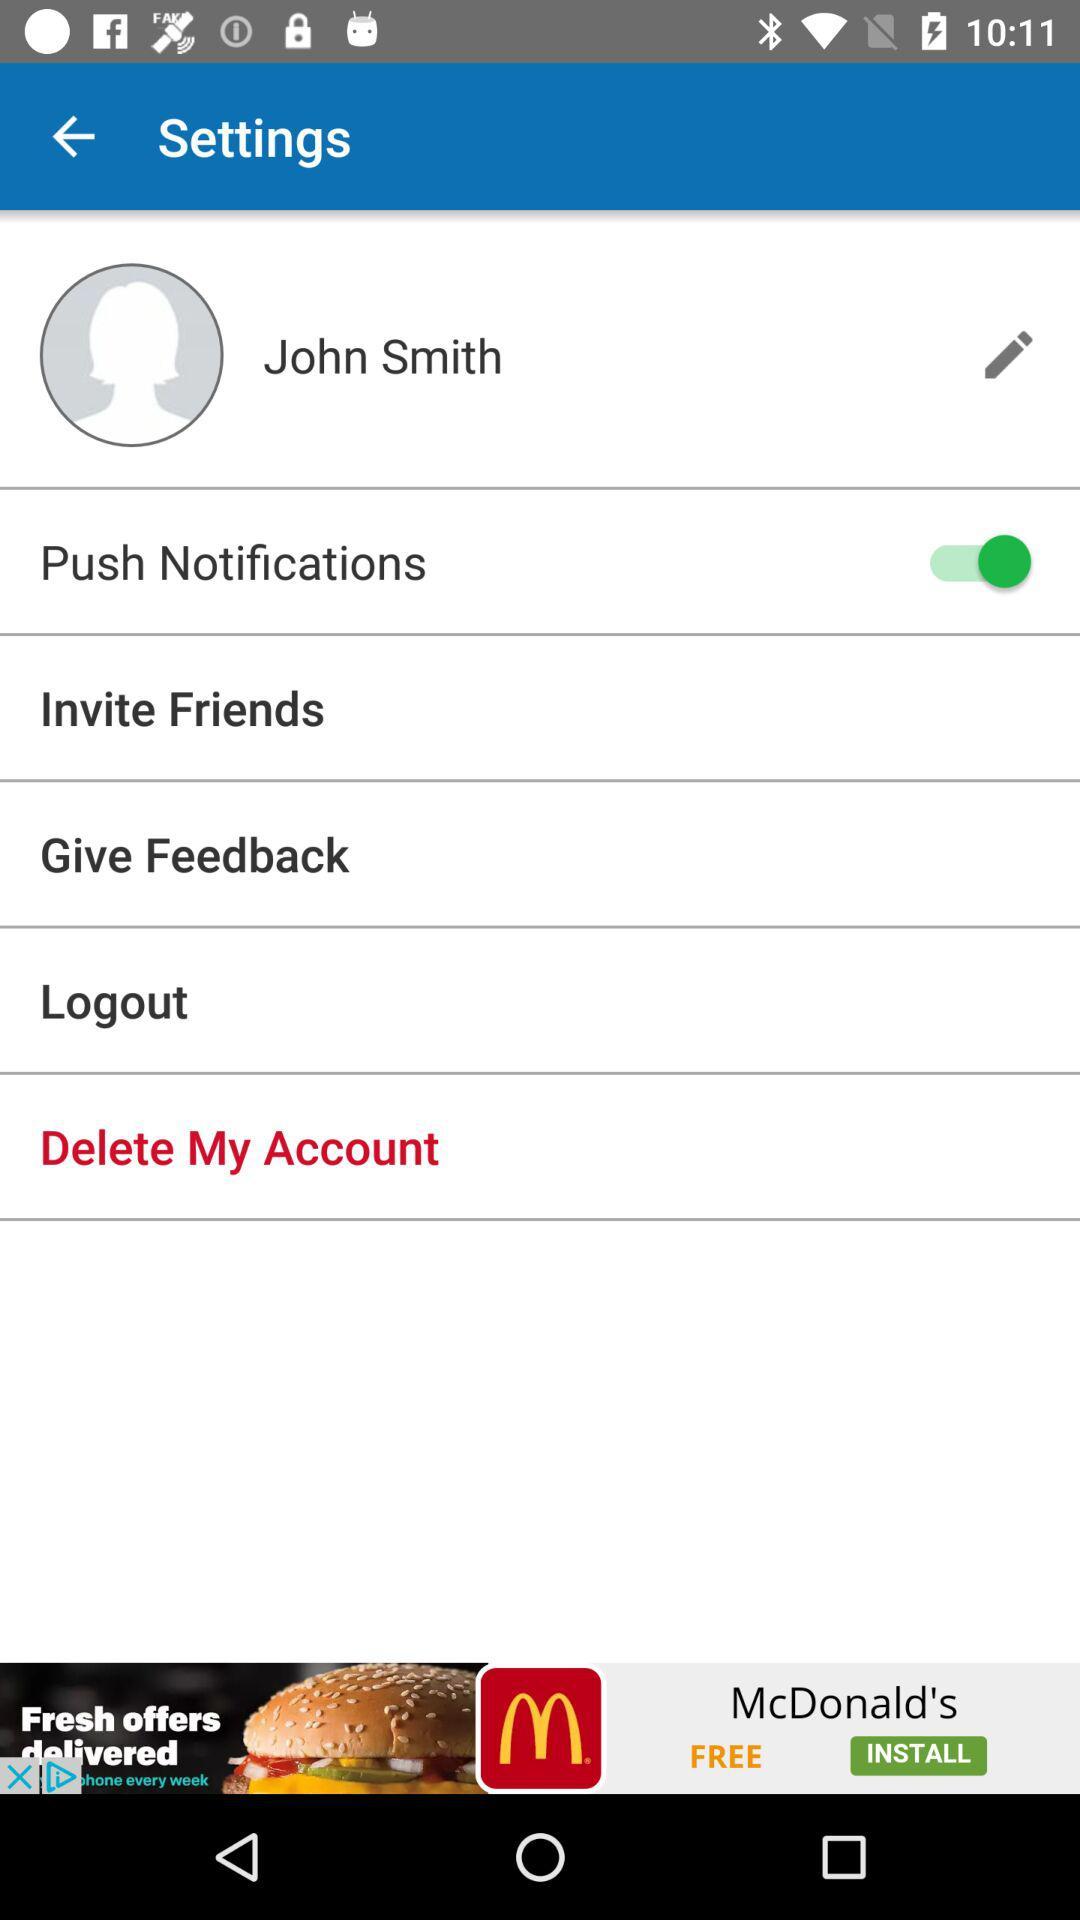 This screenshot has height=1920, width=1080. What do you see at coordinates (1008, 354) in the screenshot?
I see `write` at bounding box center [1008, 354].